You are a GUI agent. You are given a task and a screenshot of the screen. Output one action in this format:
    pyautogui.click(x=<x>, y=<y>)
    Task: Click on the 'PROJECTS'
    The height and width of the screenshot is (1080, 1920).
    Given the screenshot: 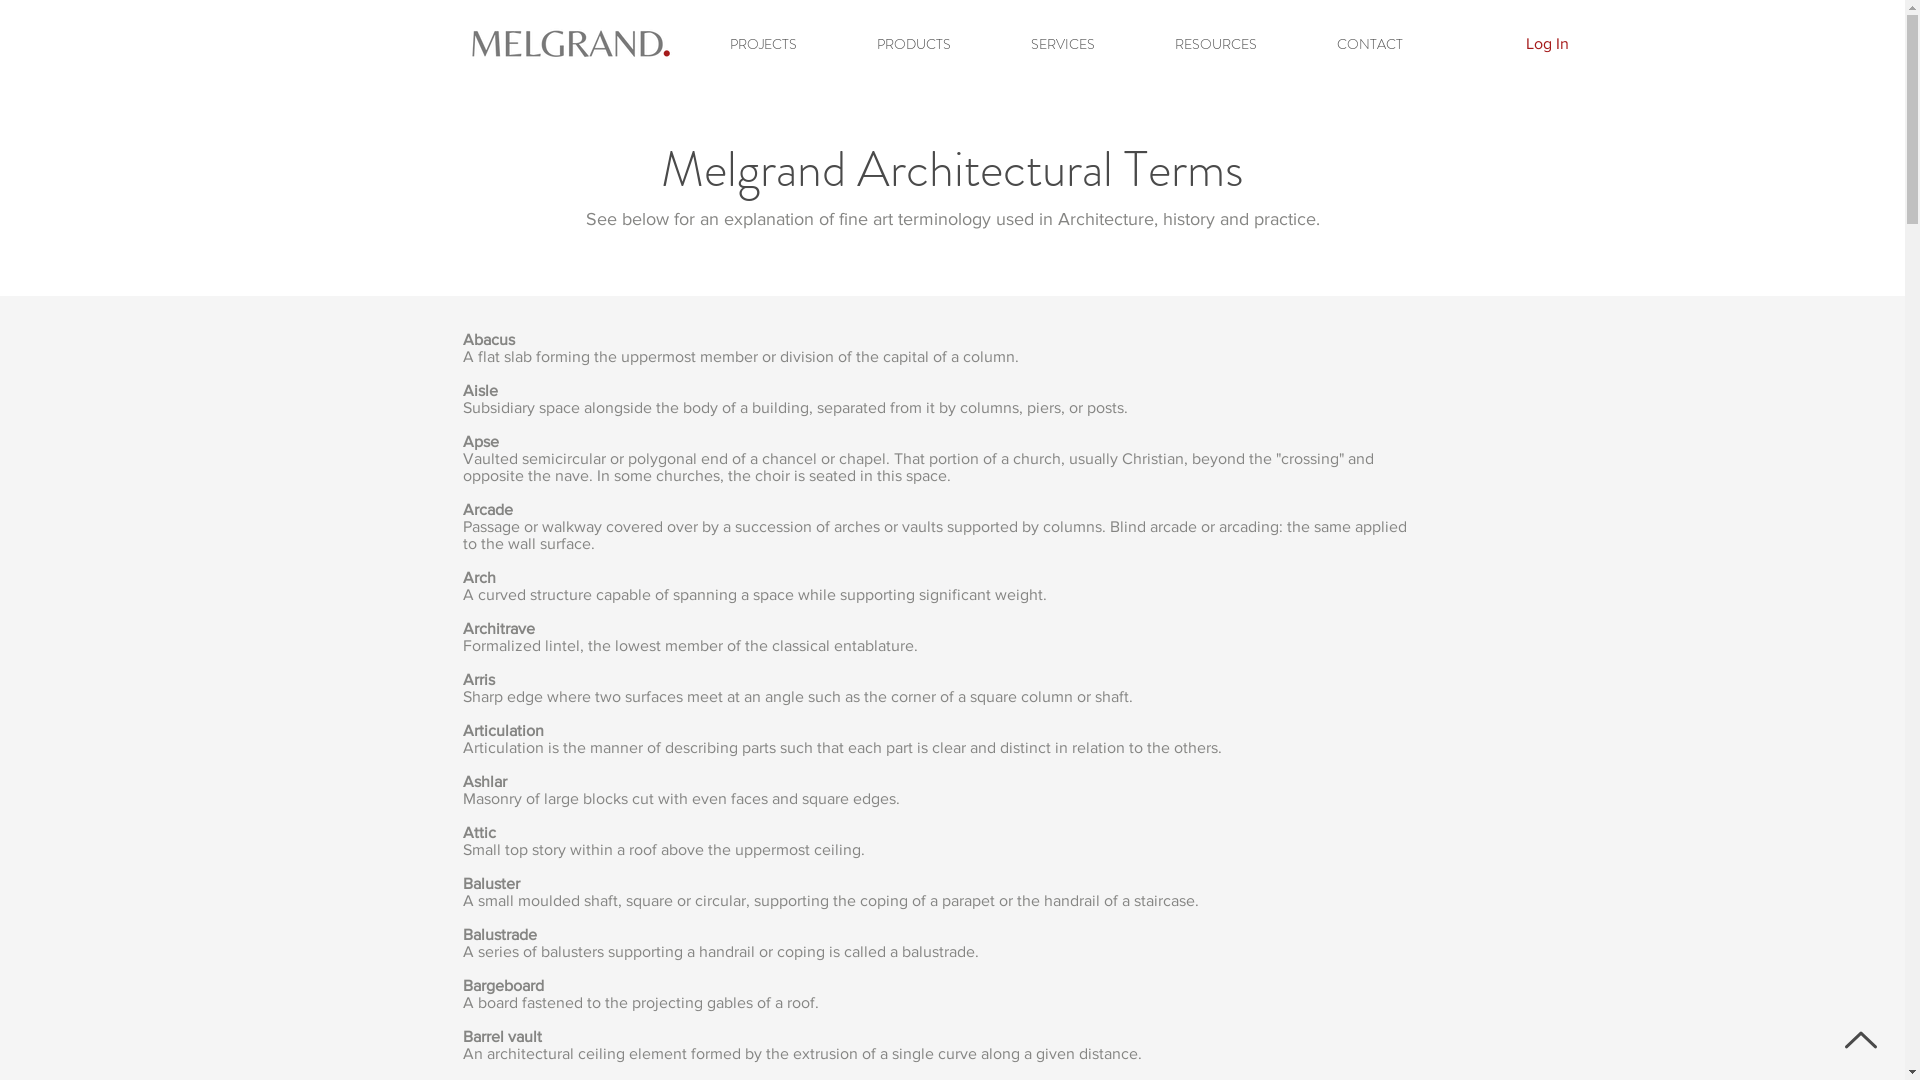 What is the action you would take?
    pyautogui.click(x=762, y=44)
    